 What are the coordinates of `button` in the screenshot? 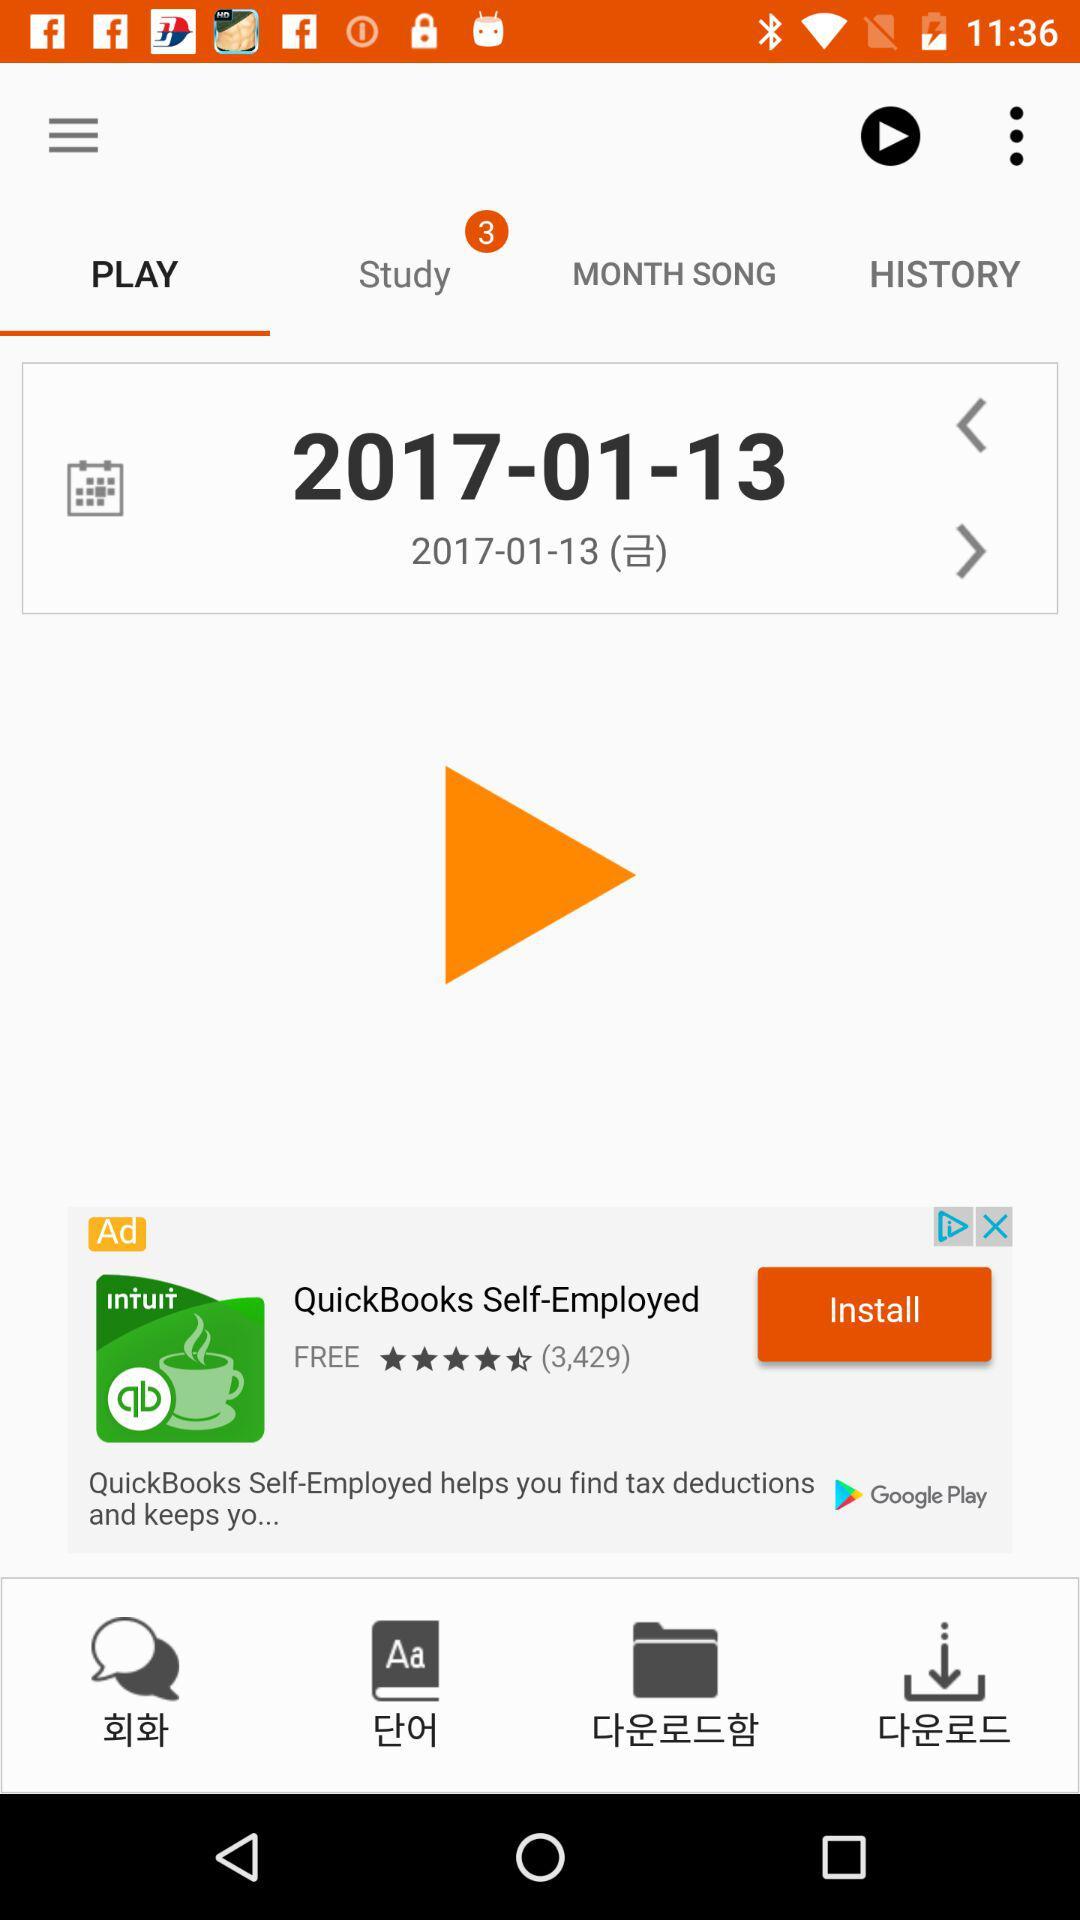 It's located at (540, 876).